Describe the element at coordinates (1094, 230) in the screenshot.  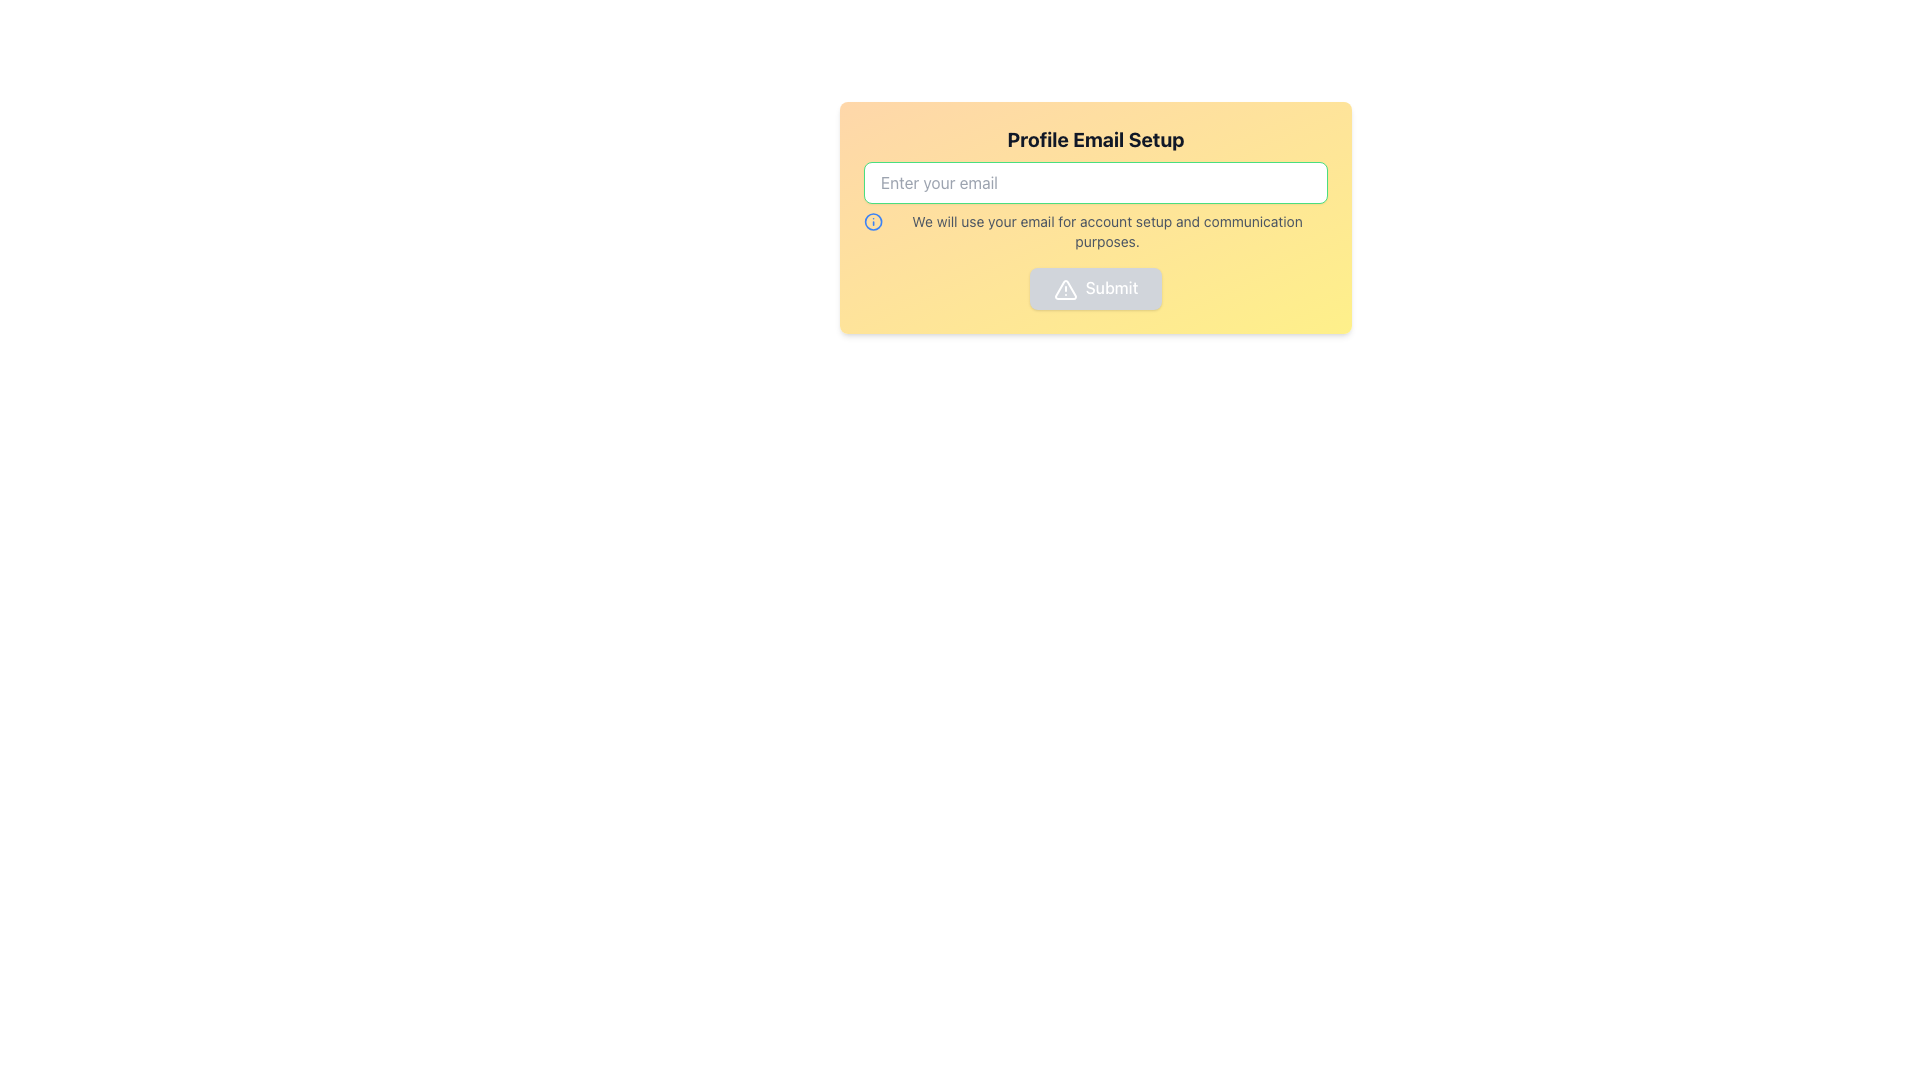
I see `text contents of the Text Block with Icon that displays information regarding email usage for account setup and communication purposes` at that location.